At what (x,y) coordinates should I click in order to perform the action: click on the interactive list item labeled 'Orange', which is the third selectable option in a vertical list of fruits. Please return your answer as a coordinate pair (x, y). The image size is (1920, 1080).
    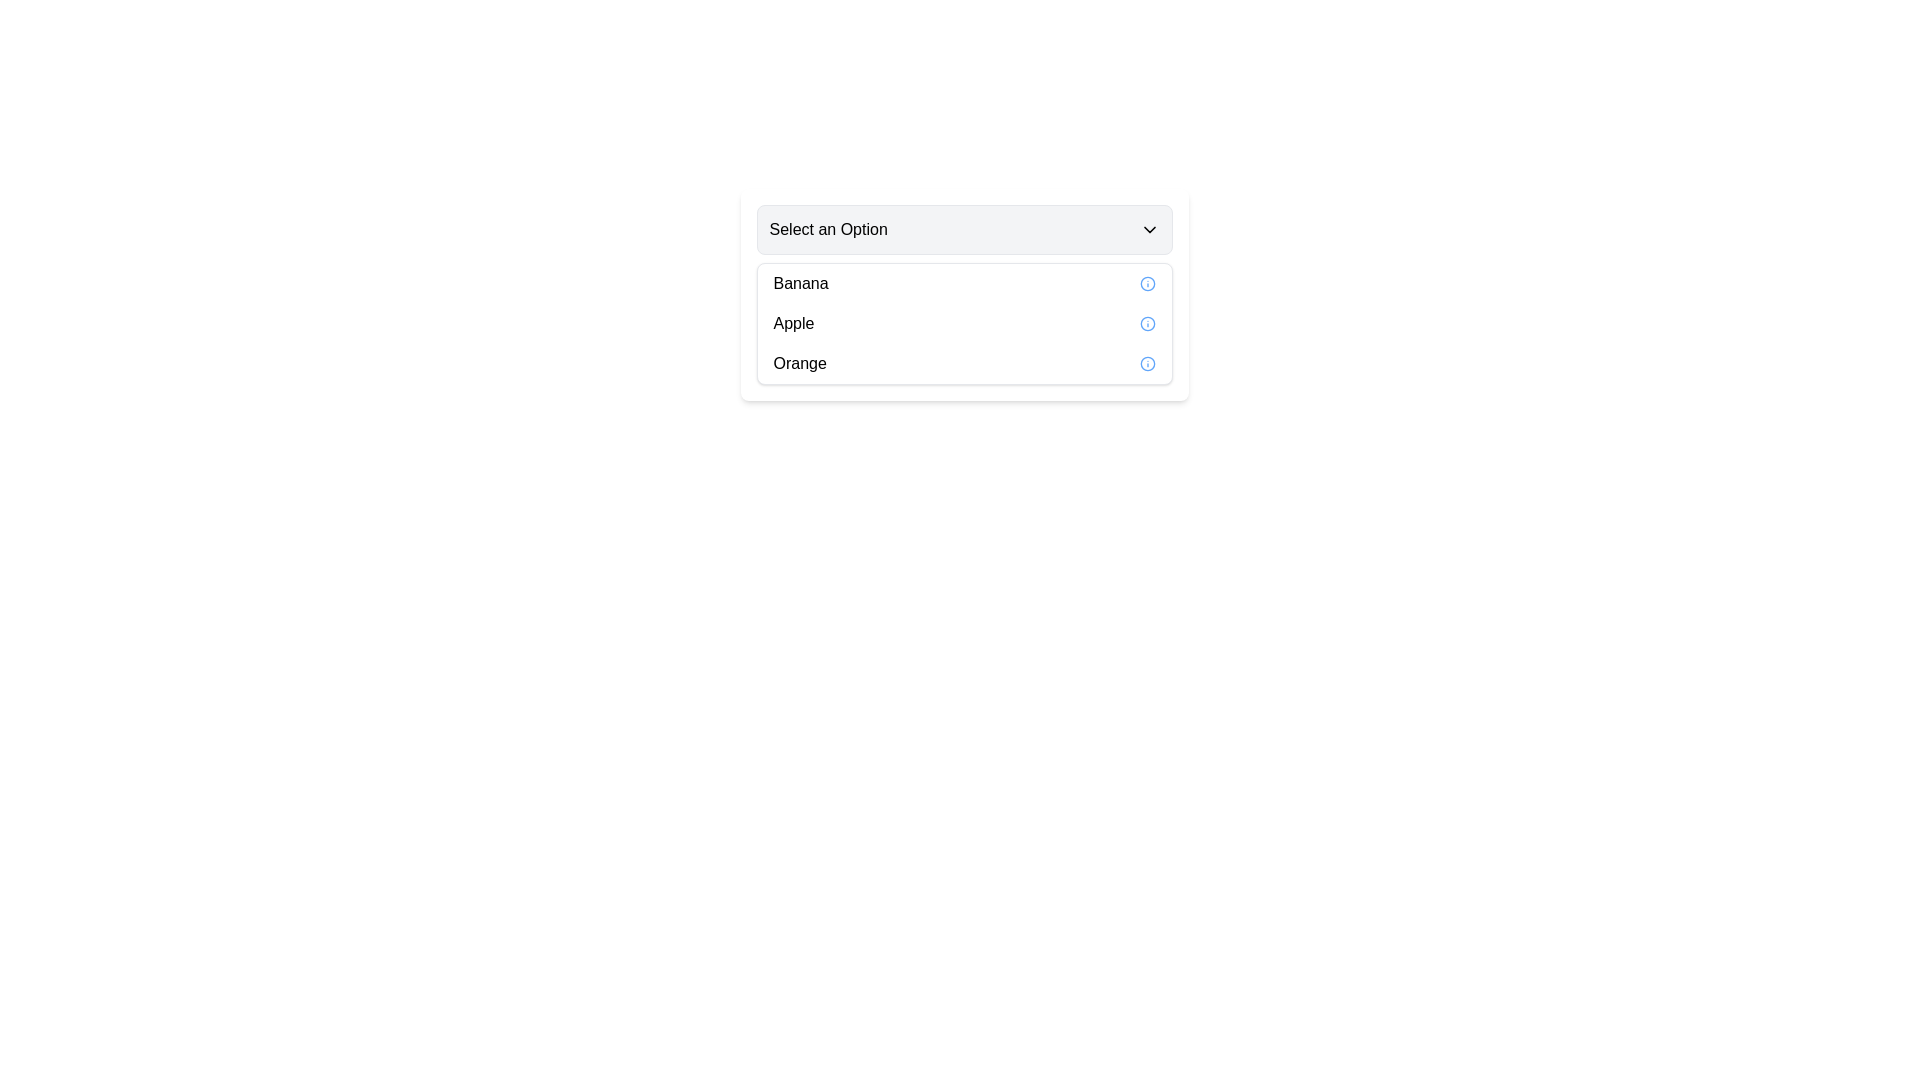
    Looking at the image, I should click on (964, 363).